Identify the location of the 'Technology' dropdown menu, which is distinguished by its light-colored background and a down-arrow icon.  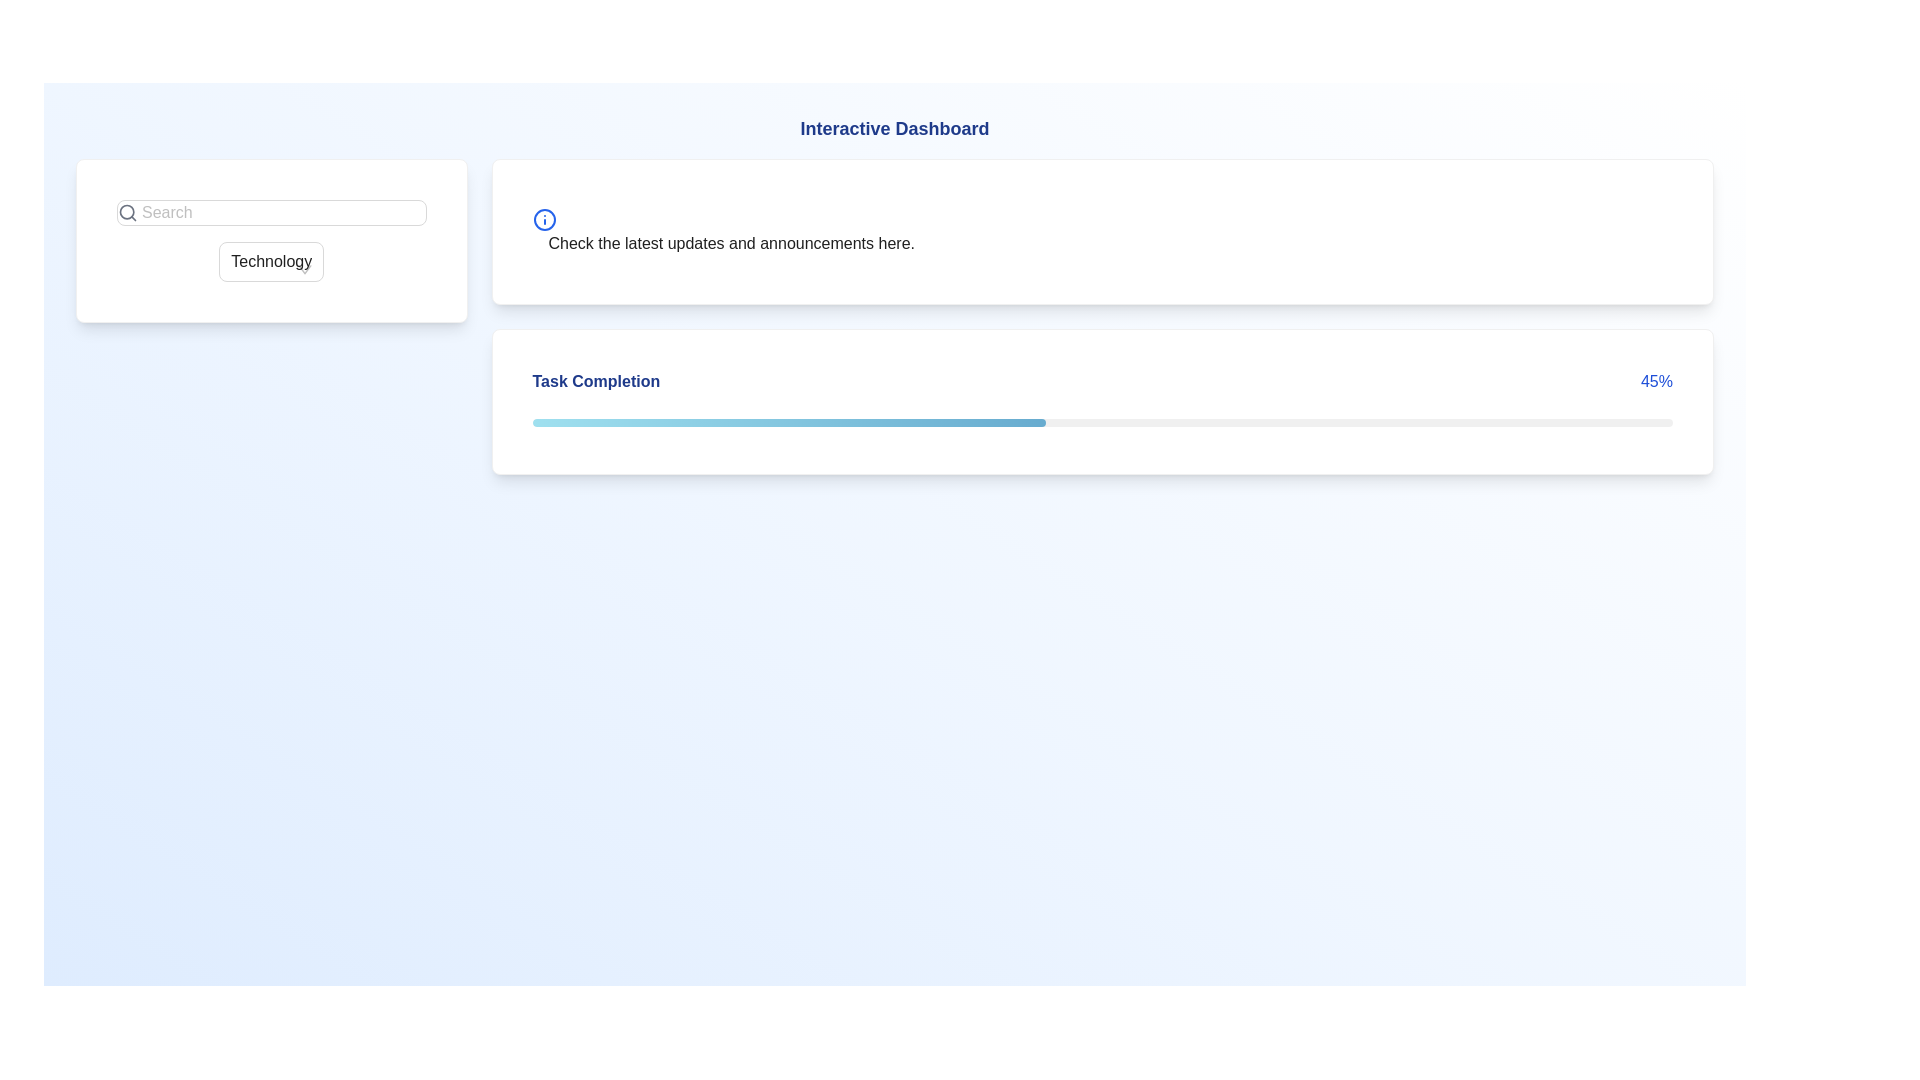
(270, 261).